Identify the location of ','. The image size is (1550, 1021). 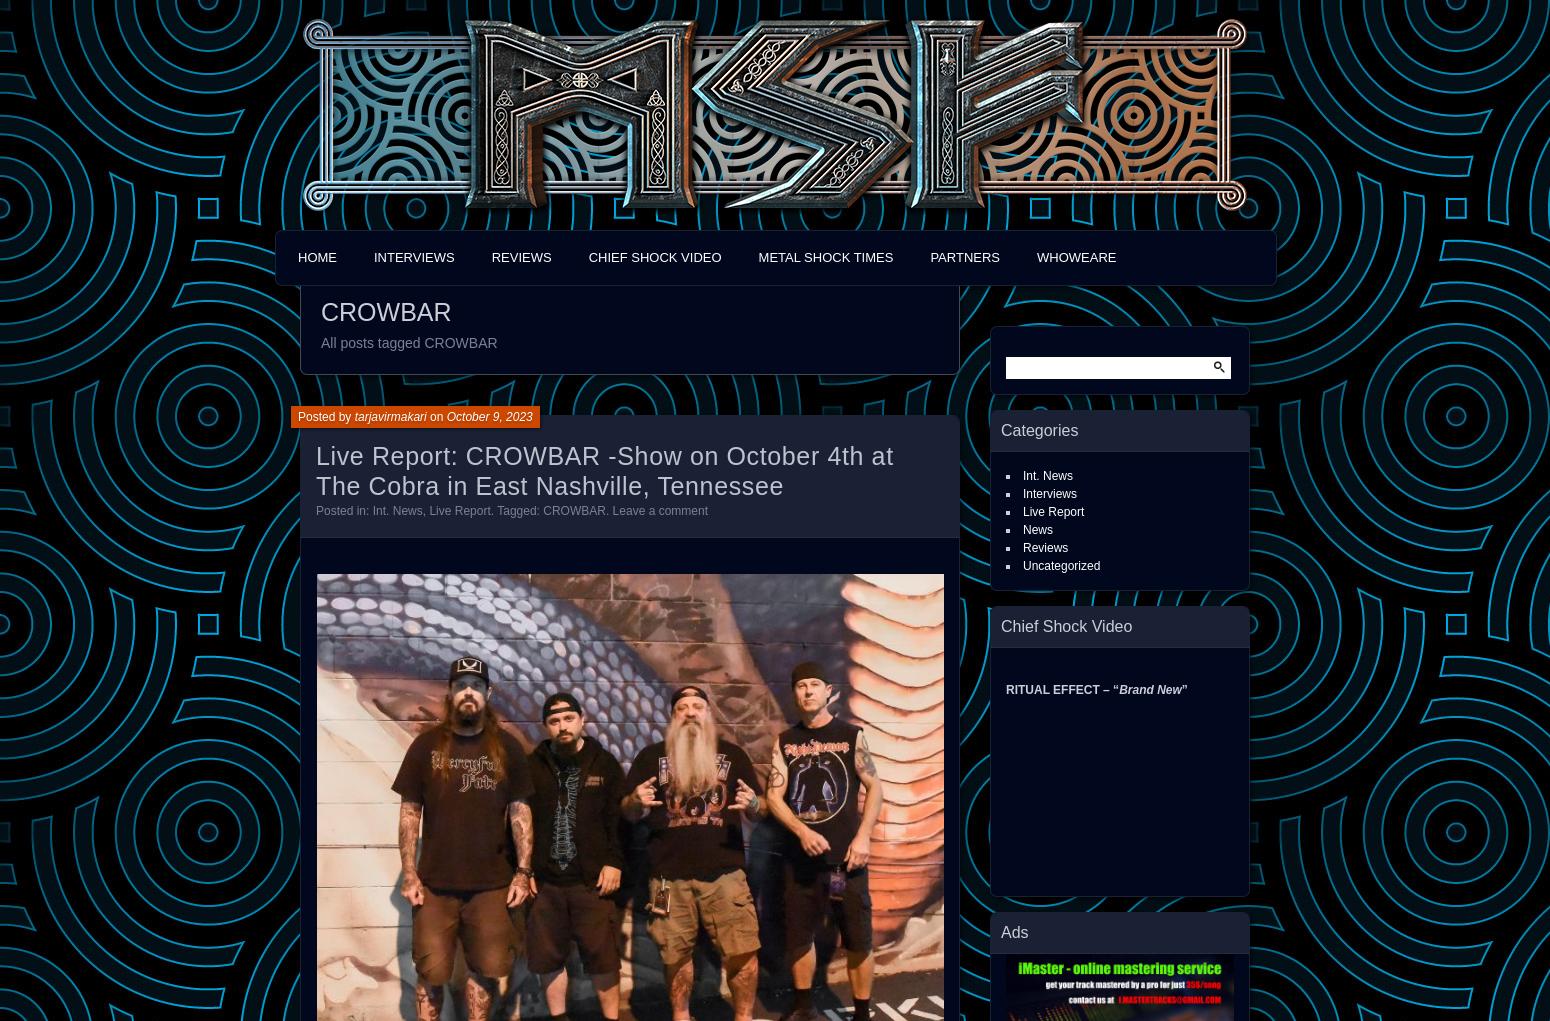
(425, 510).